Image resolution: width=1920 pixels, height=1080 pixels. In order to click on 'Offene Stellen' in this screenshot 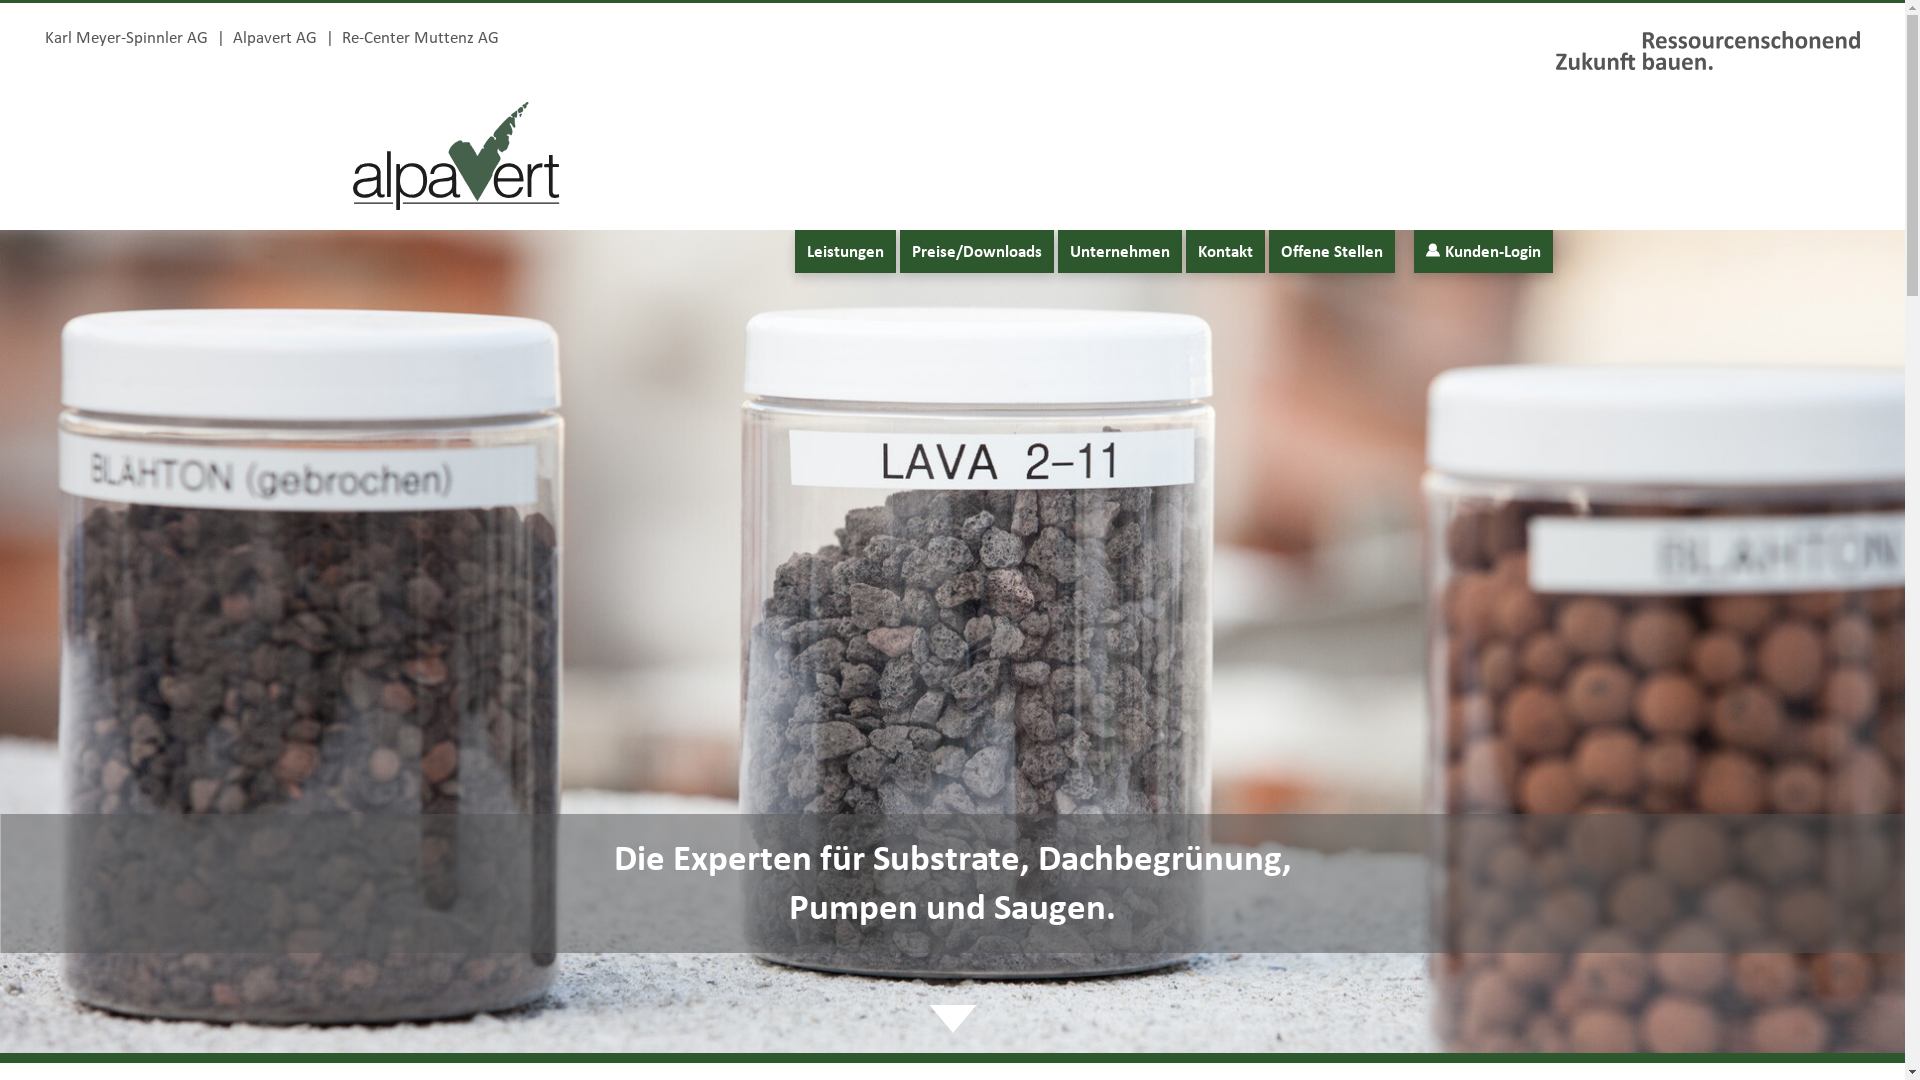, I will do `click(1330, 250)`.